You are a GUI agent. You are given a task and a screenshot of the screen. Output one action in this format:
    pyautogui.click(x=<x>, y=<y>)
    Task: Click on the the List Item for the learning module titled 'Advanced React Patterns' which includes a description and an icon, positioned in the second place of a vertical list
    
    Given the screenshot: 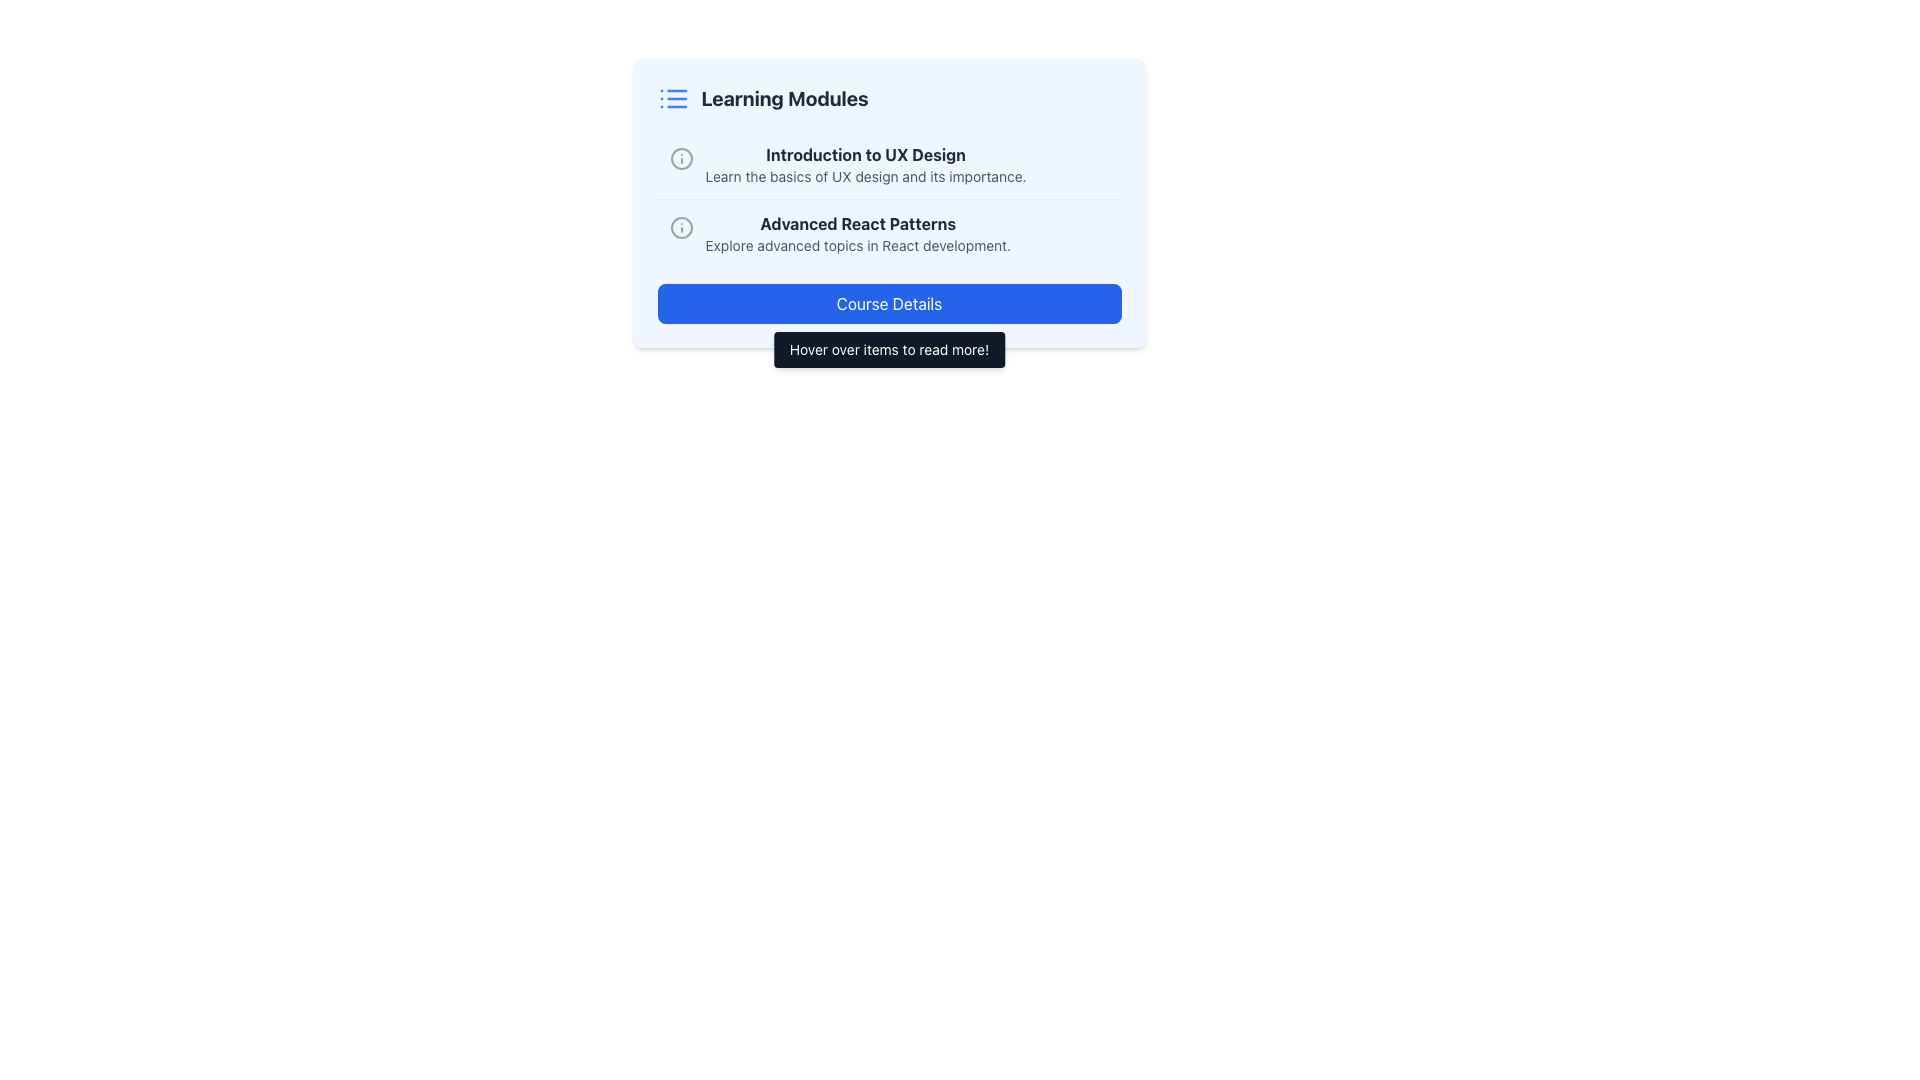 What is the action you would take?
    pyautogui.click(x=888, y=232)
    